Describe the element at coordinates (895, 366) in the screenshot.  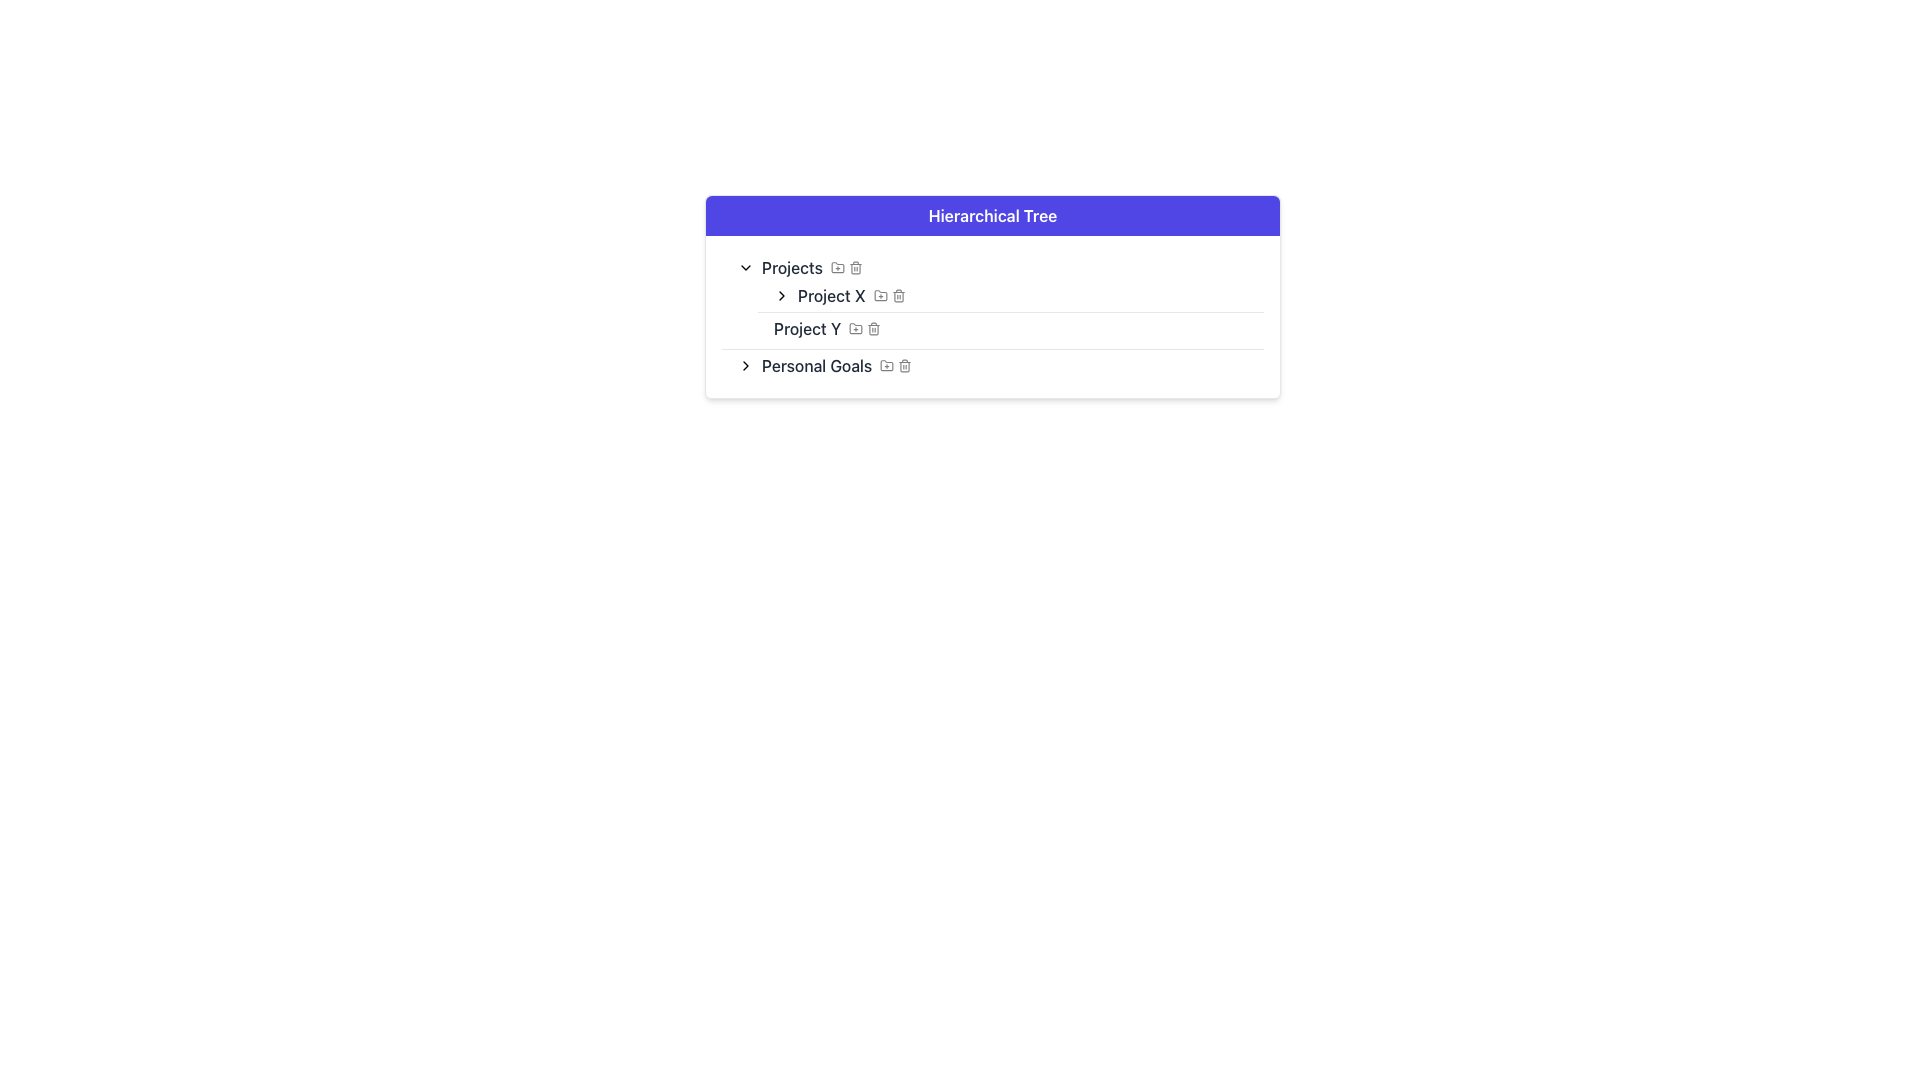
I see `the folder-plus icon in the dual-icon component for 'Personal Goals' to change its color to blue` at that location.